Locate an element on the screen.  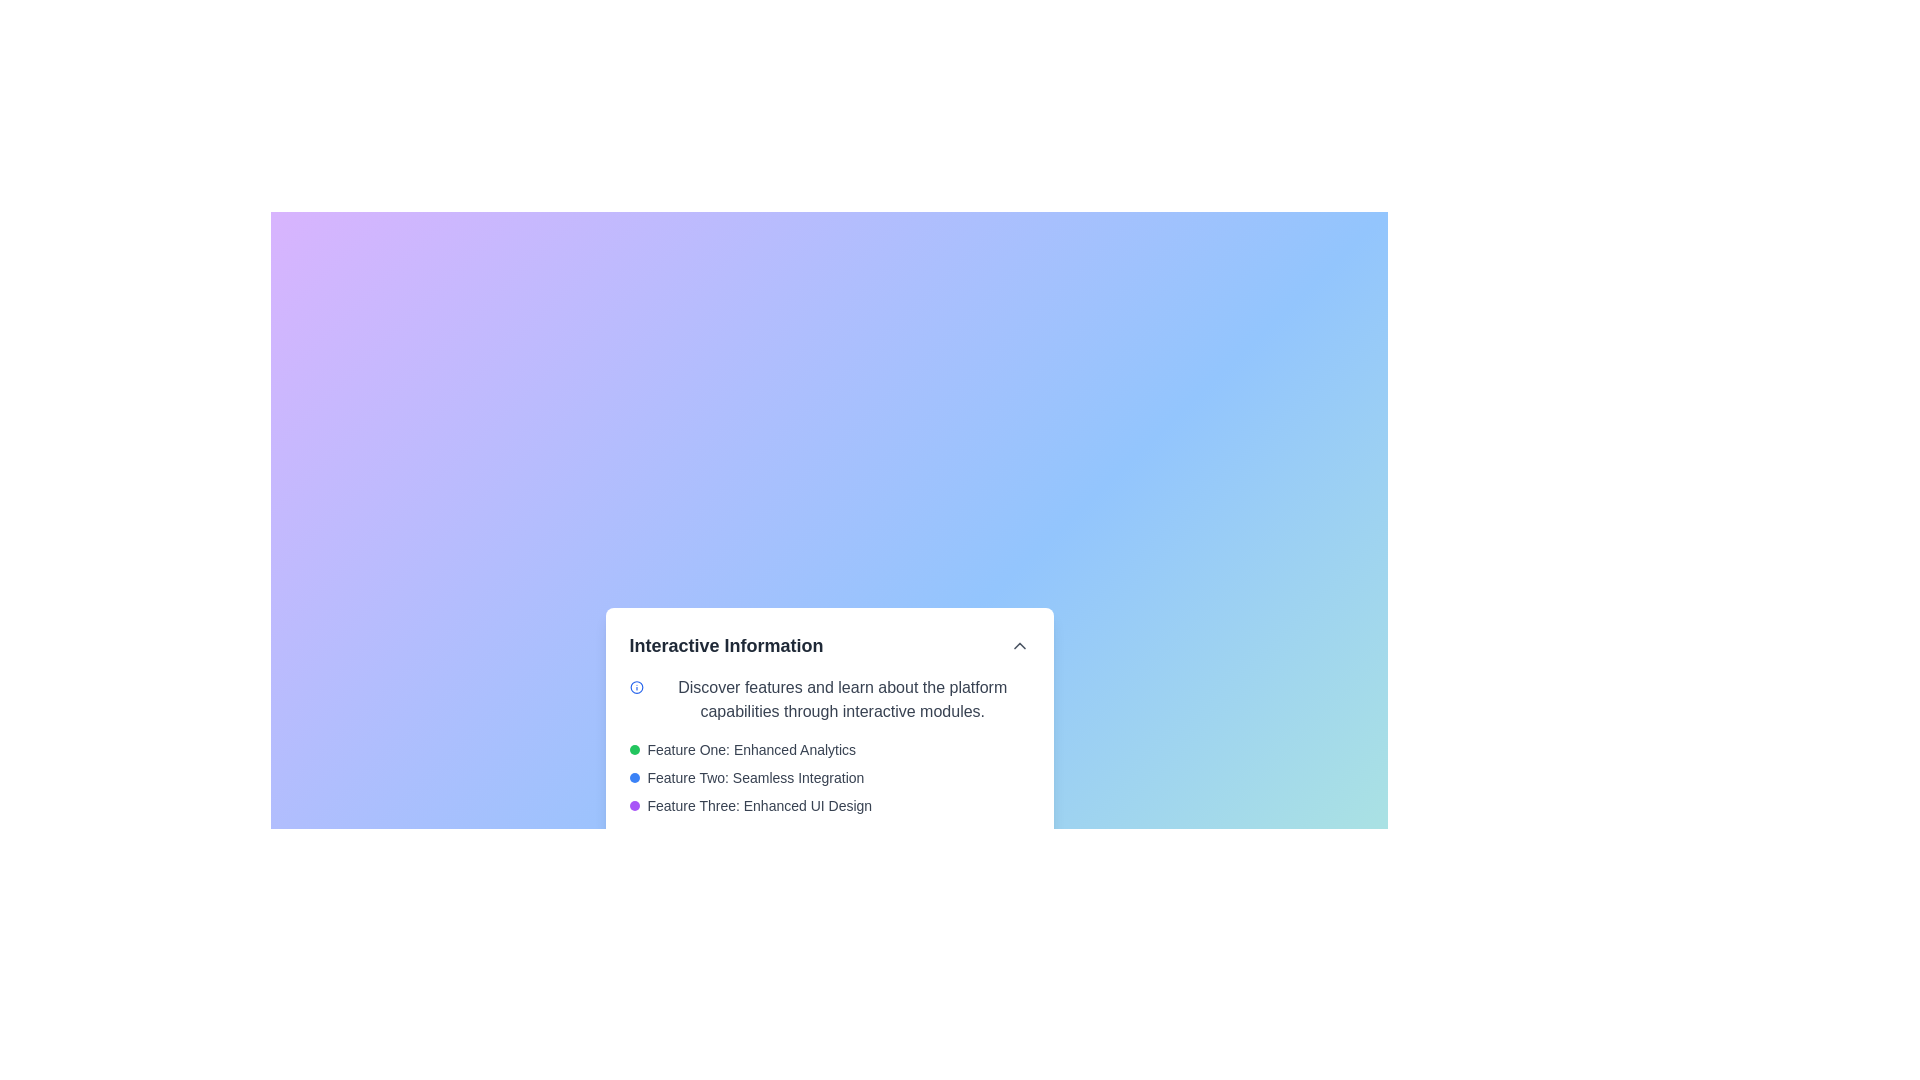
the informational Text block that guides users through the platform's features, located centrally beneath the heading 'Interactive Information' is located at coordinates (842, 698).